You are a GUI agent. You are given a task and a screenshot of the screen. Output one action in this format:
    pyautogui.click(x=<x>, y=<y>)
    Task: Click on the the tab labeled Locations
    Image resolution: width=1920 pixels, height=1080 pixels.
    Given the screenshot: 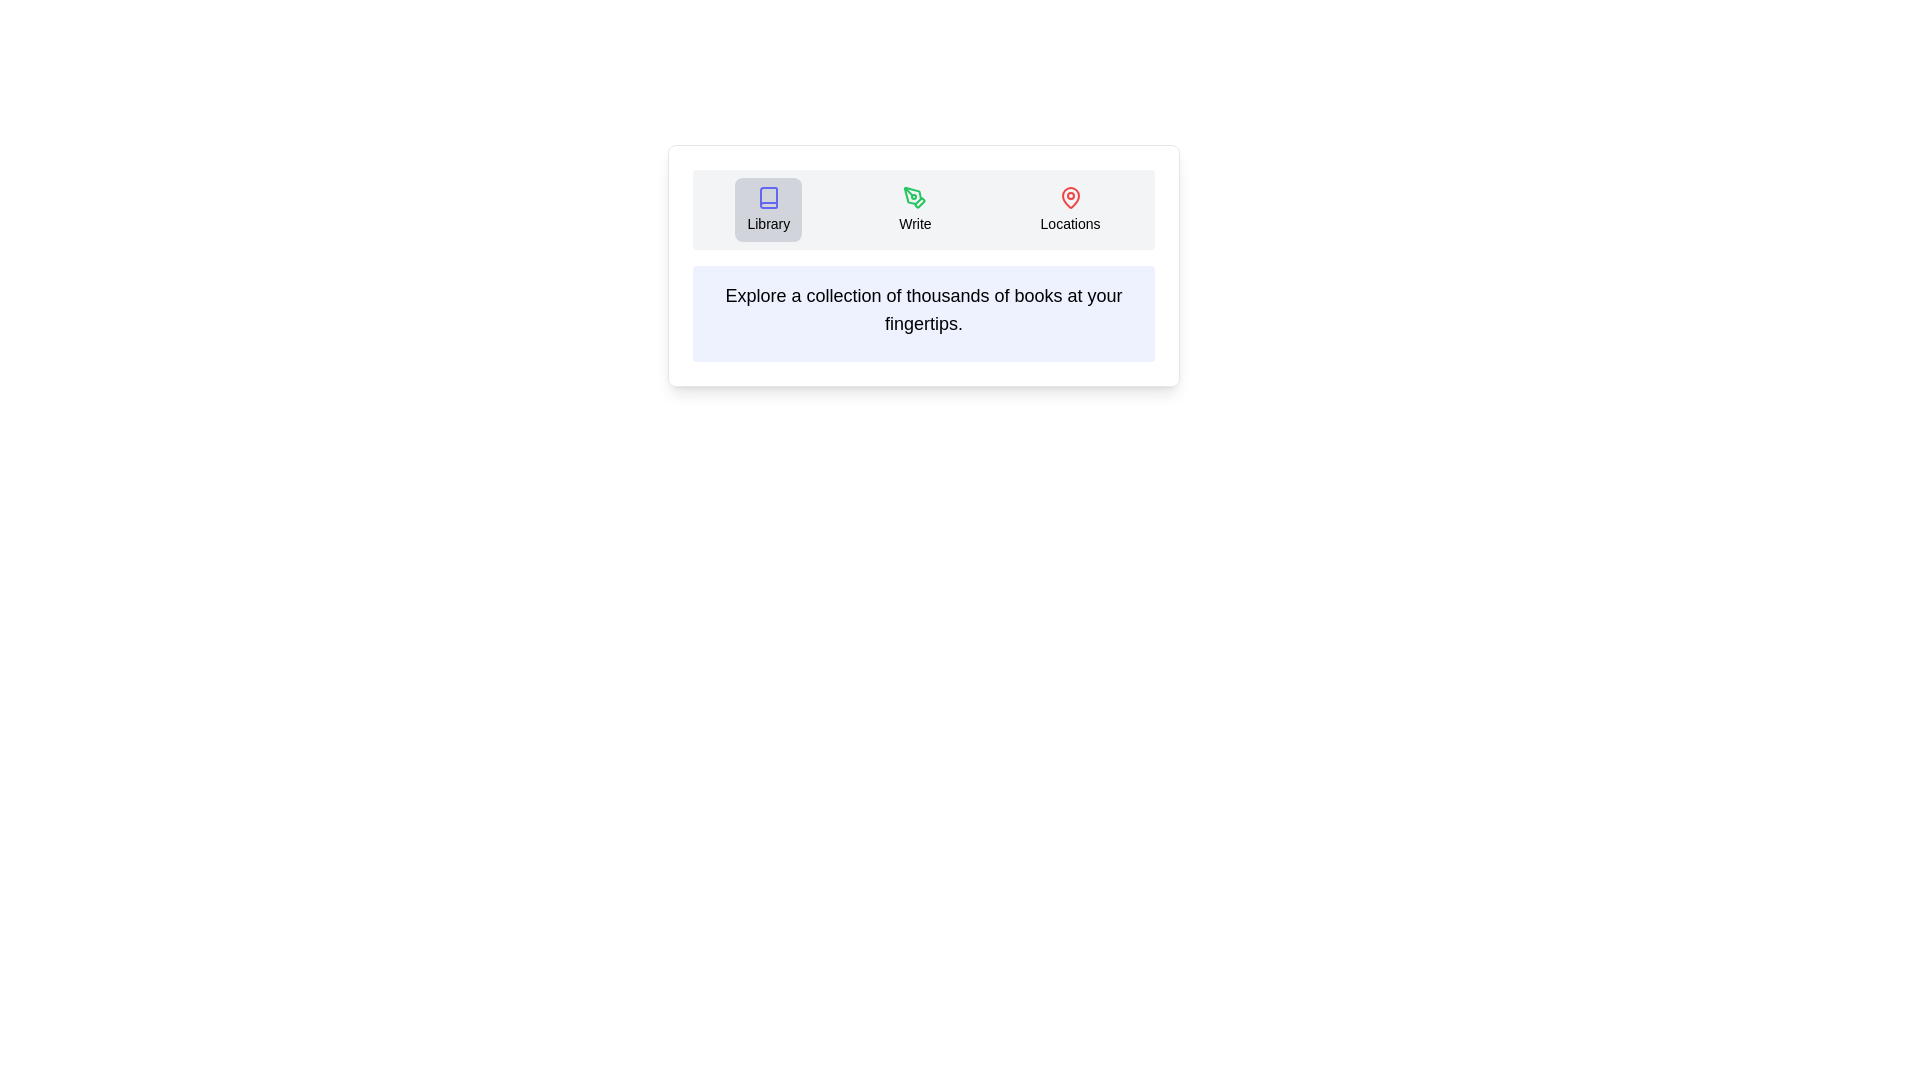 What is the action you would take?
    pyautogui.click(x=1069, y=209)
    